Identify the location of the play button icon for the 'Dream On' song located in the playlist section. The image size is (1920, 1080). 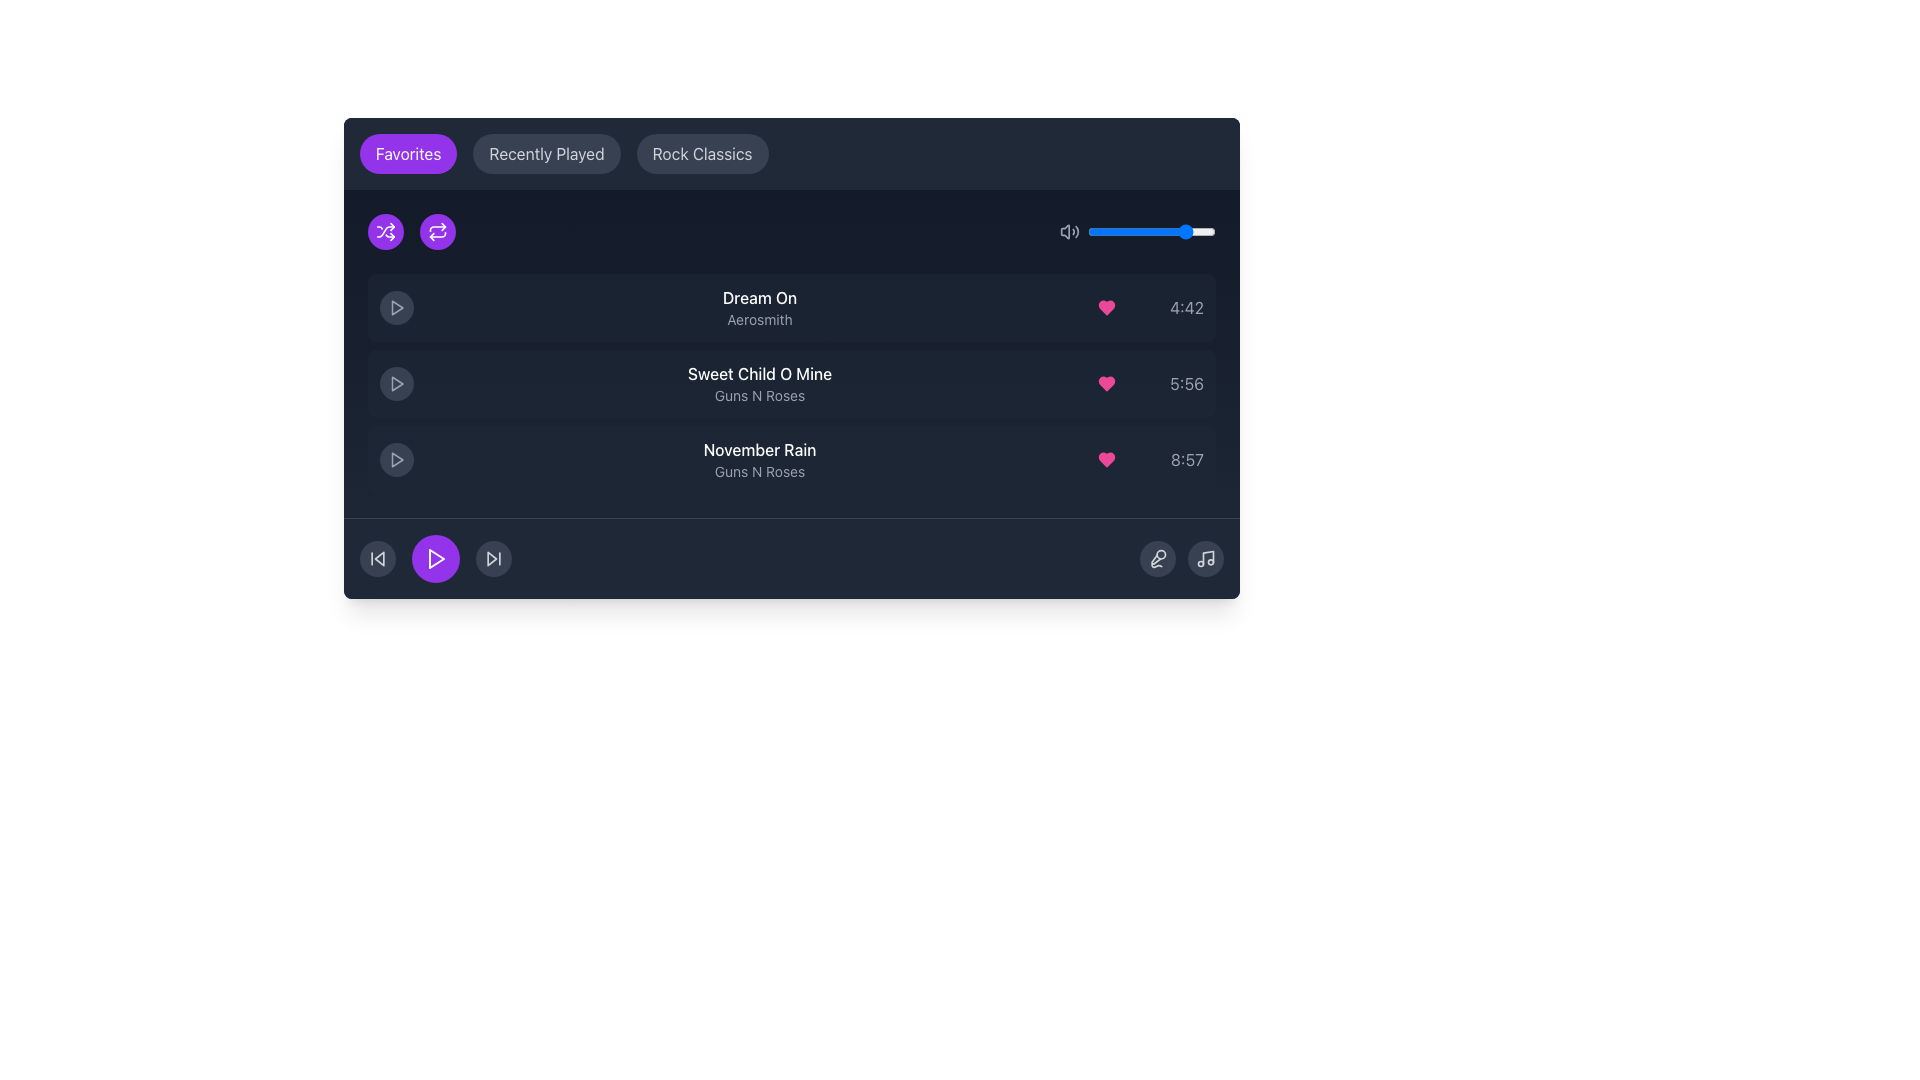
(397, 308).